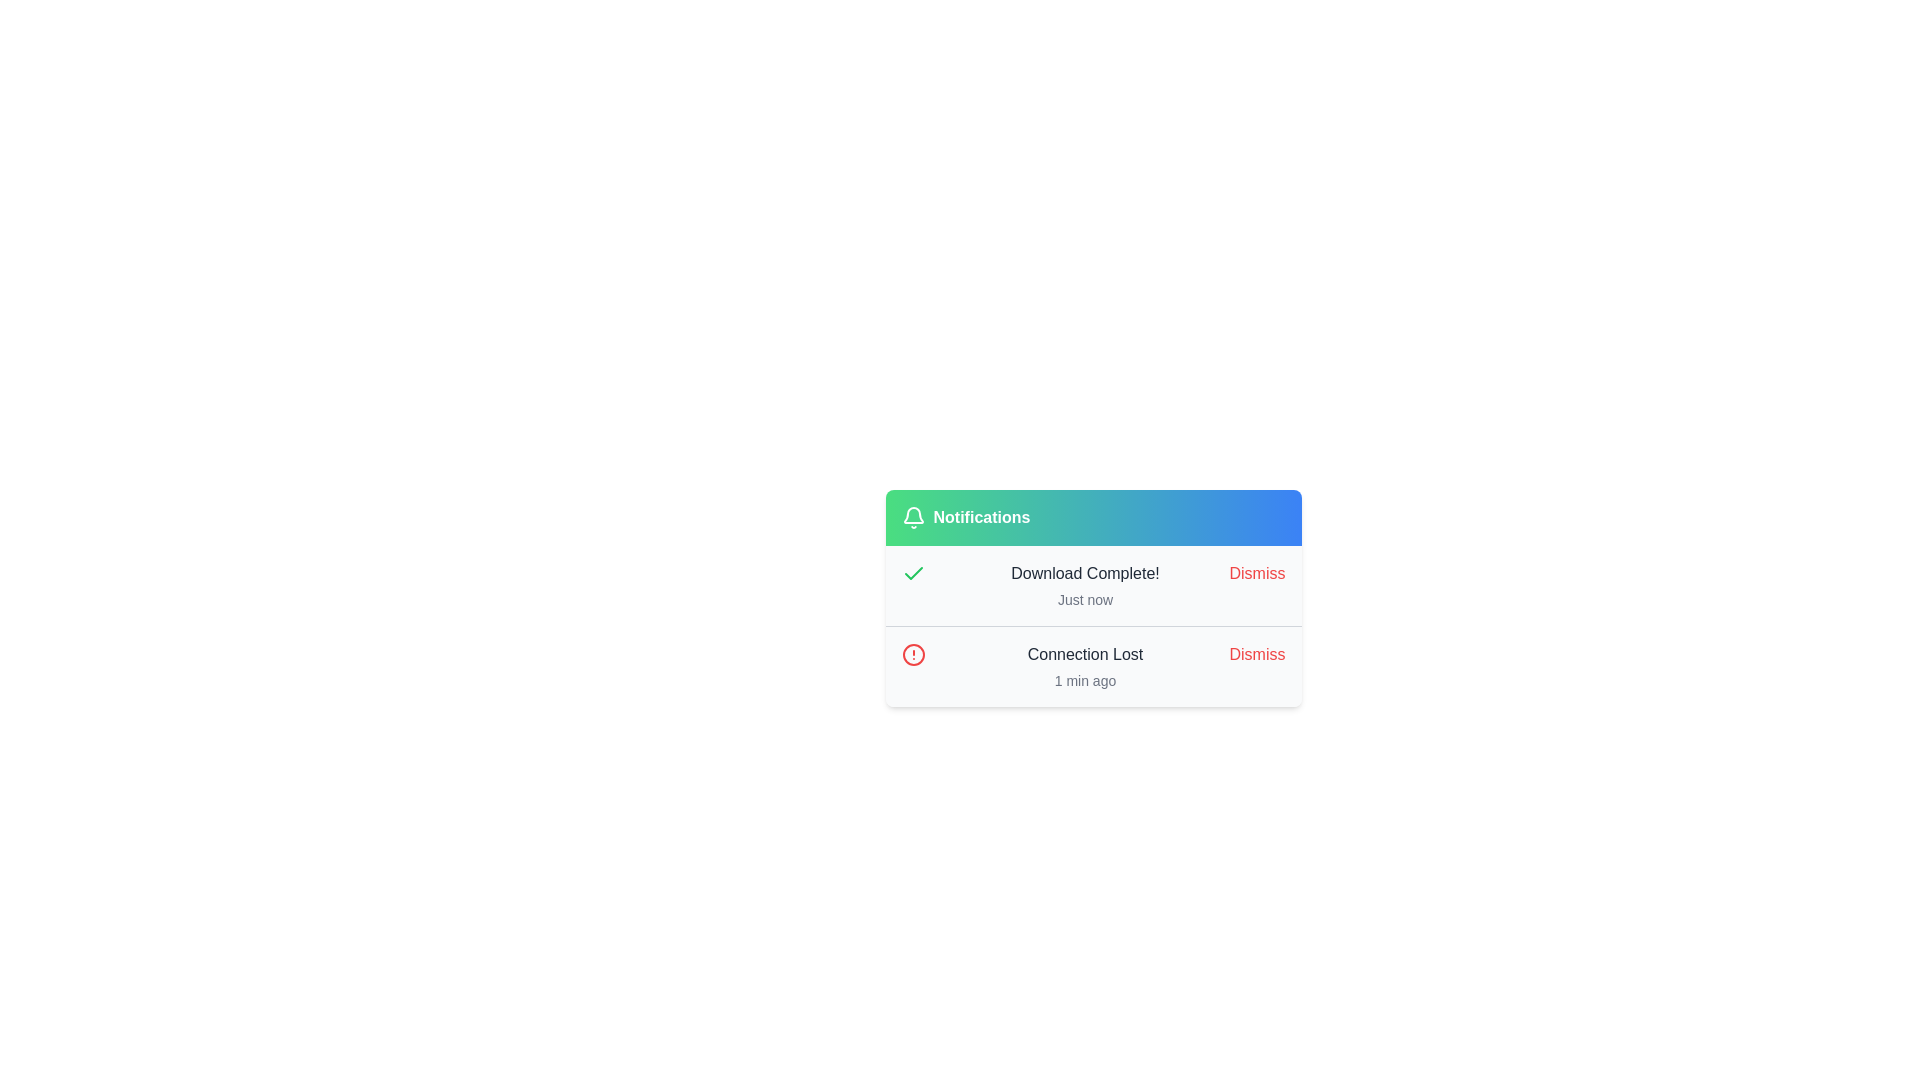 The height and width of the screenshot is (1080, 1920). I want to click on the 'Dismiss' button styled in red at the bottom-right corner of the 'Connection Lost' notification card, so click(1256, 655).